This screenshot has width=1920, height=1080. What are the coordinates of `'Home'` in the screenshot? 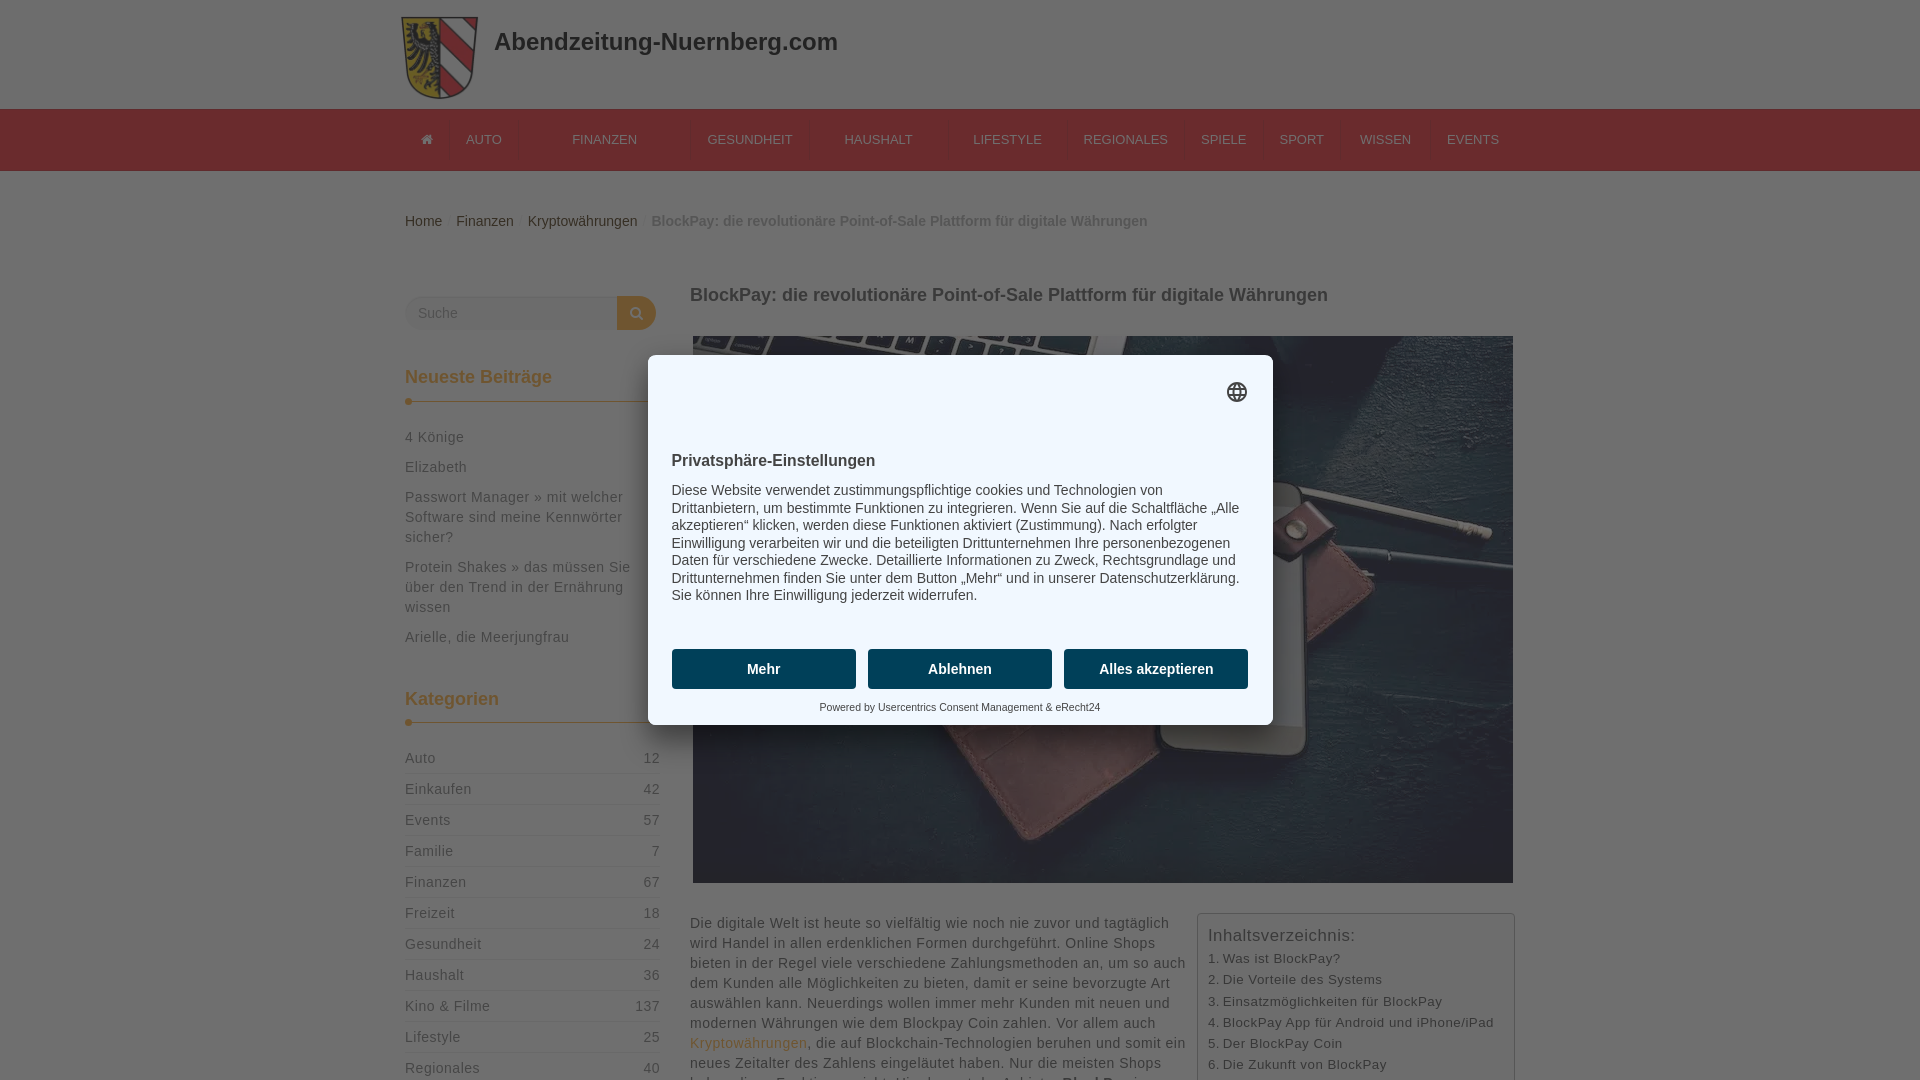 It's located at (415, 220).